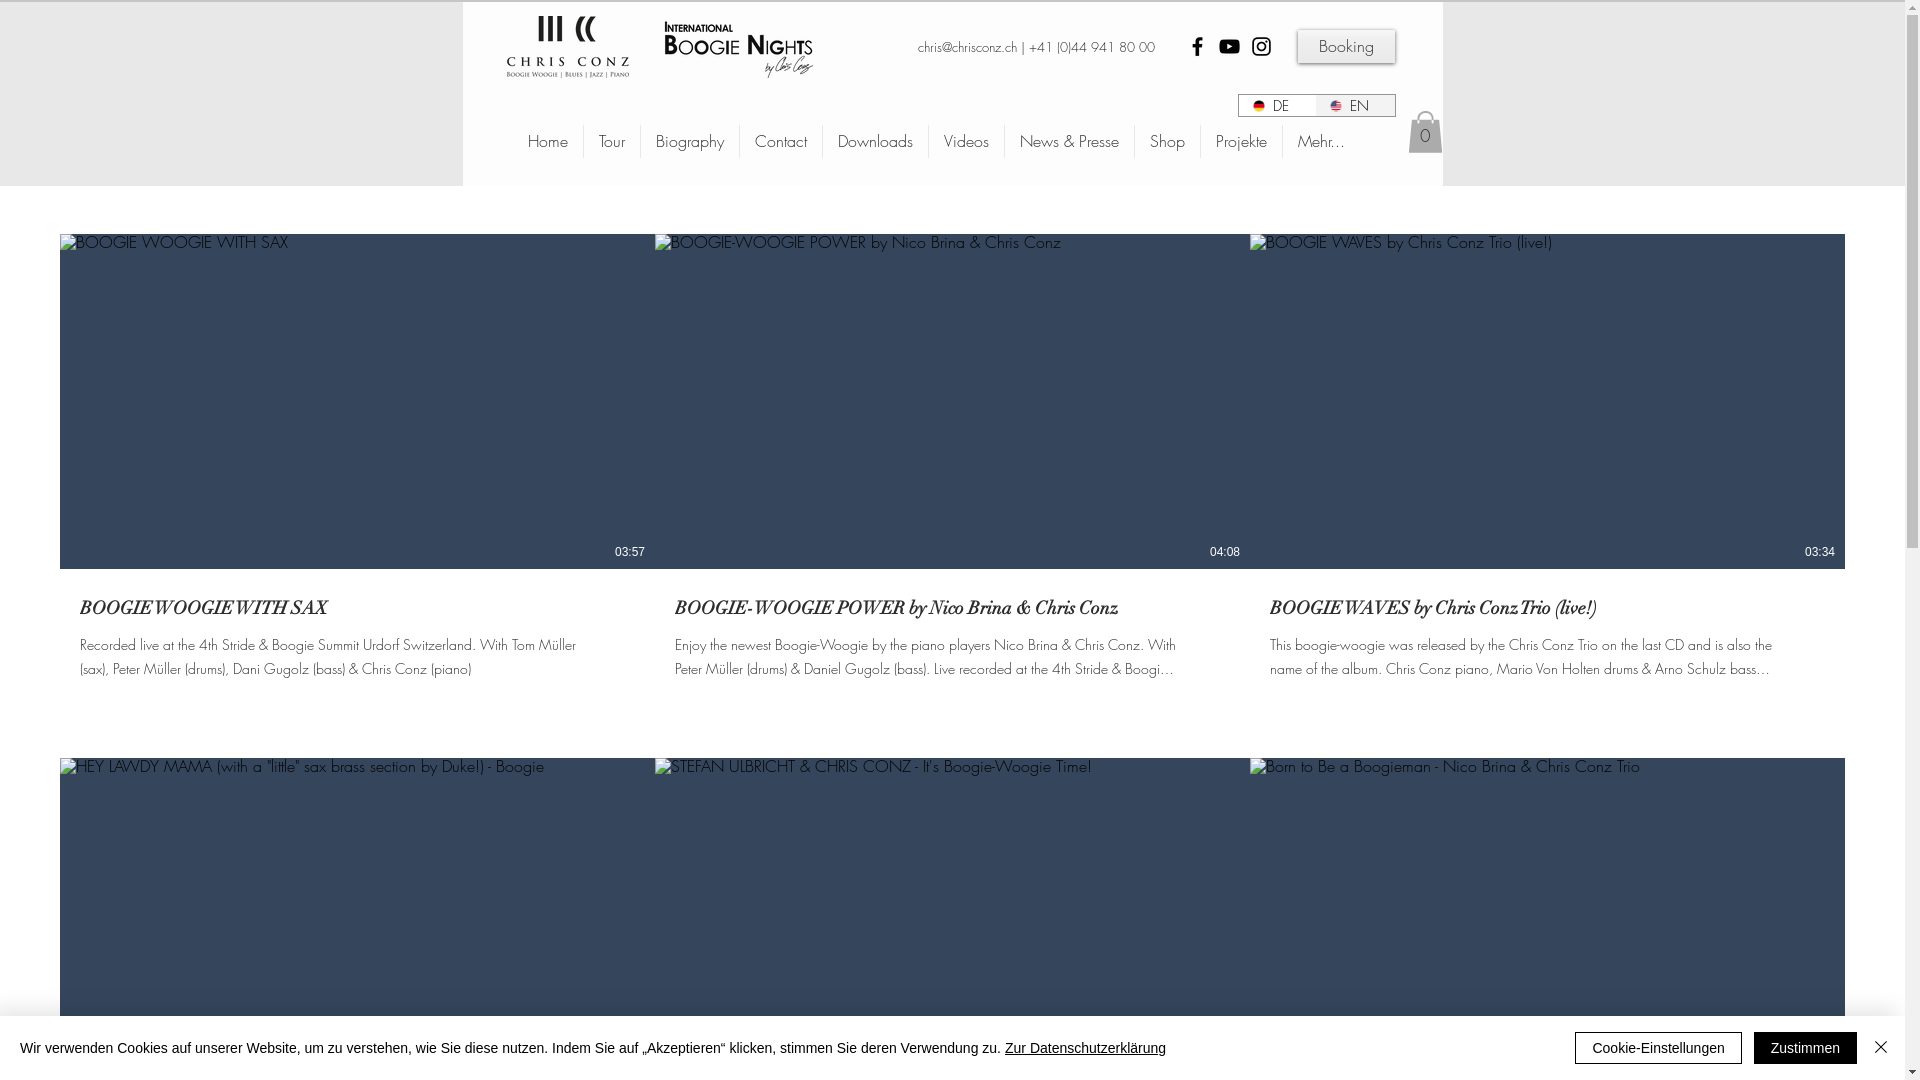  Describe the element at coordinates (1089, 45) in the screenshot. I see `'+41 (0)44 941 80 00'` at that location.